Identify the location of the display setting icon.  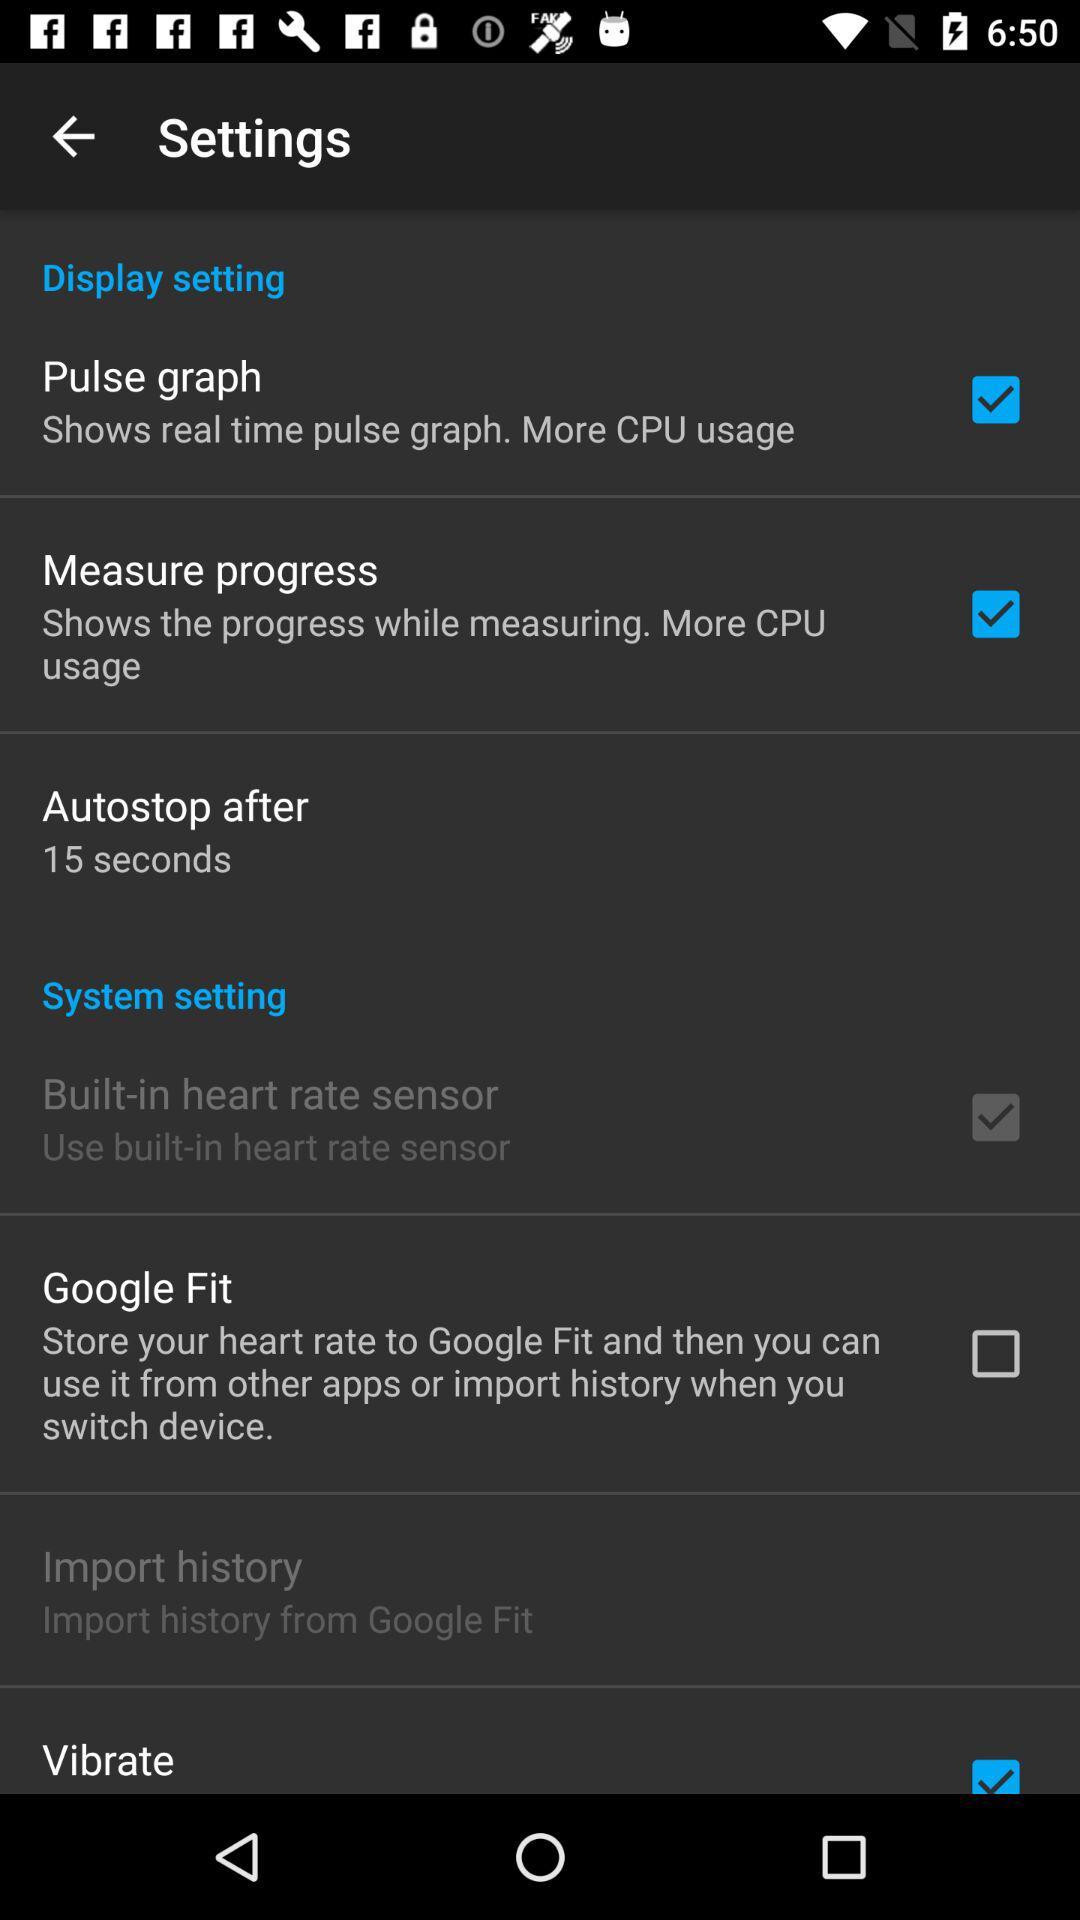
(540, 254).